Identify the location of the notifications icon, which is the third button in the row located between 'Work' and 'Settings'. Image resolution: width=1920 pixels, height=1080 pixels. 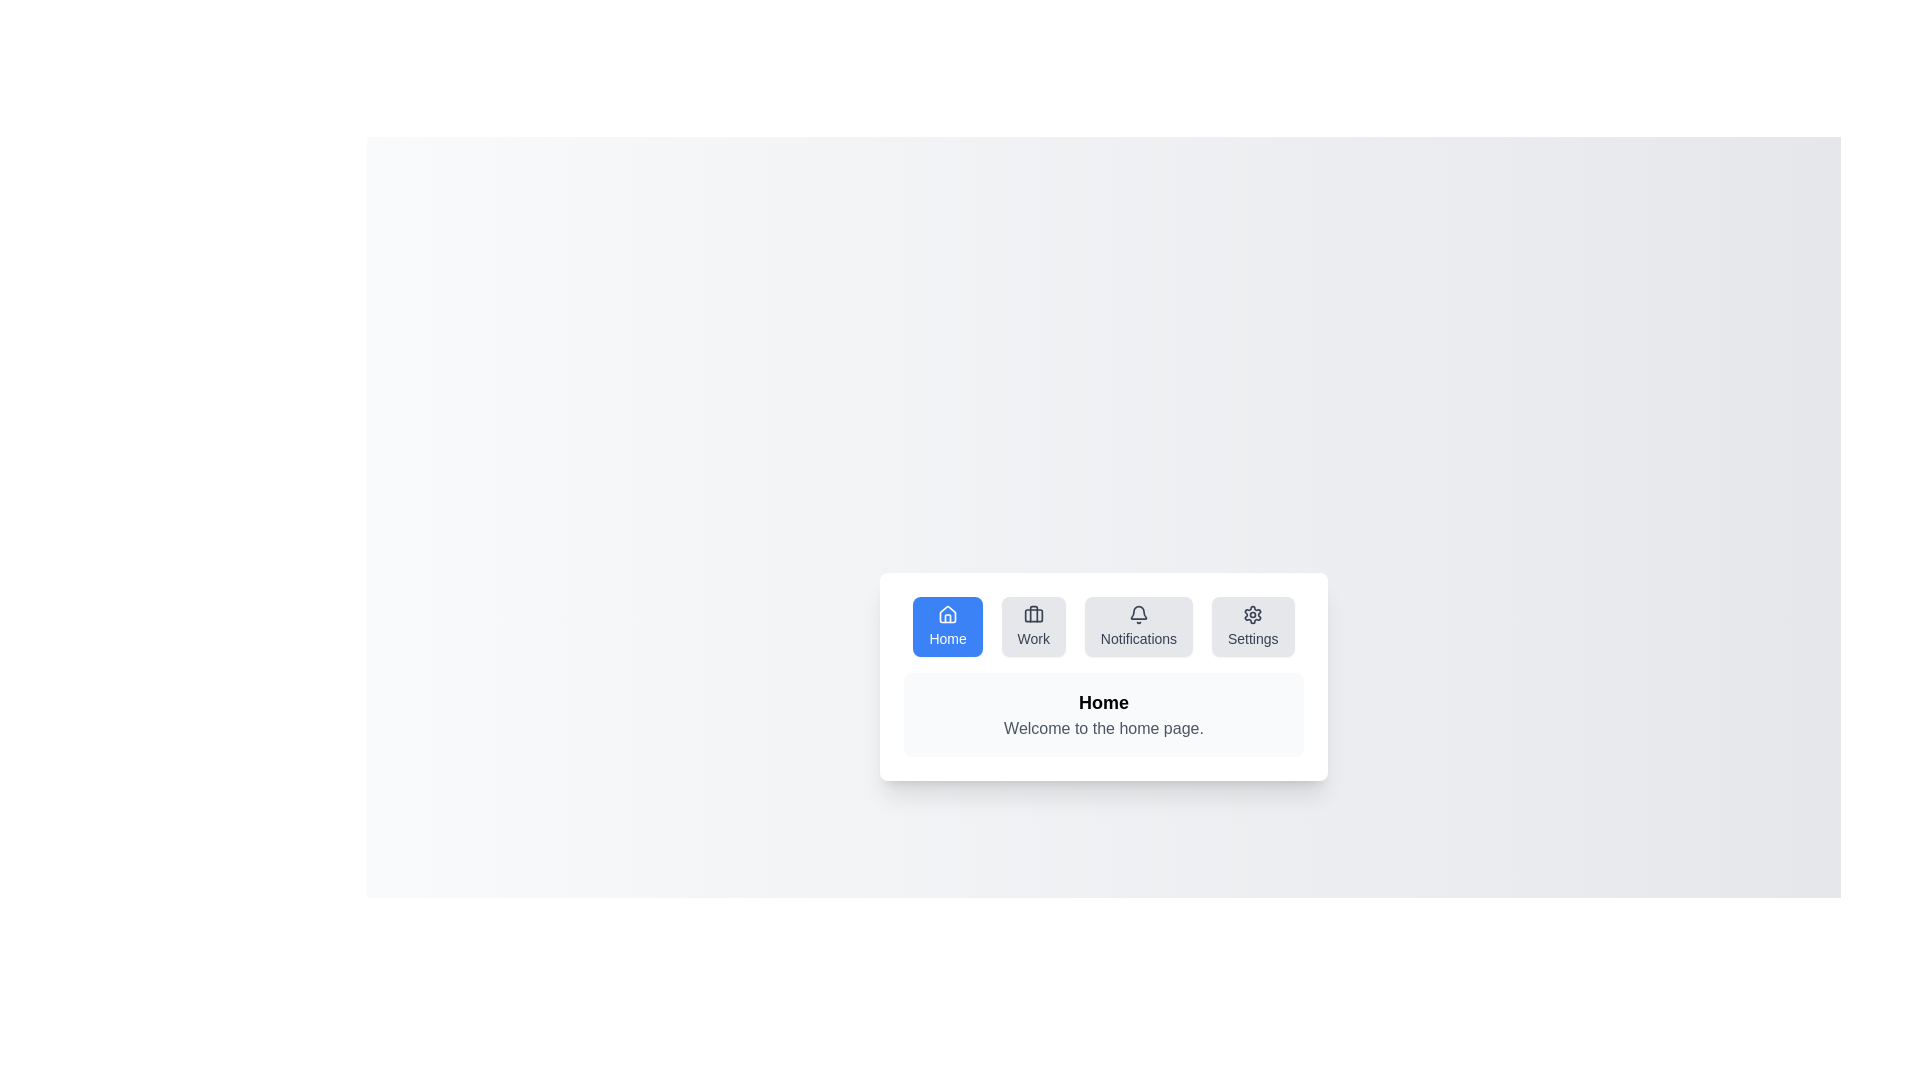
(1138, 613).